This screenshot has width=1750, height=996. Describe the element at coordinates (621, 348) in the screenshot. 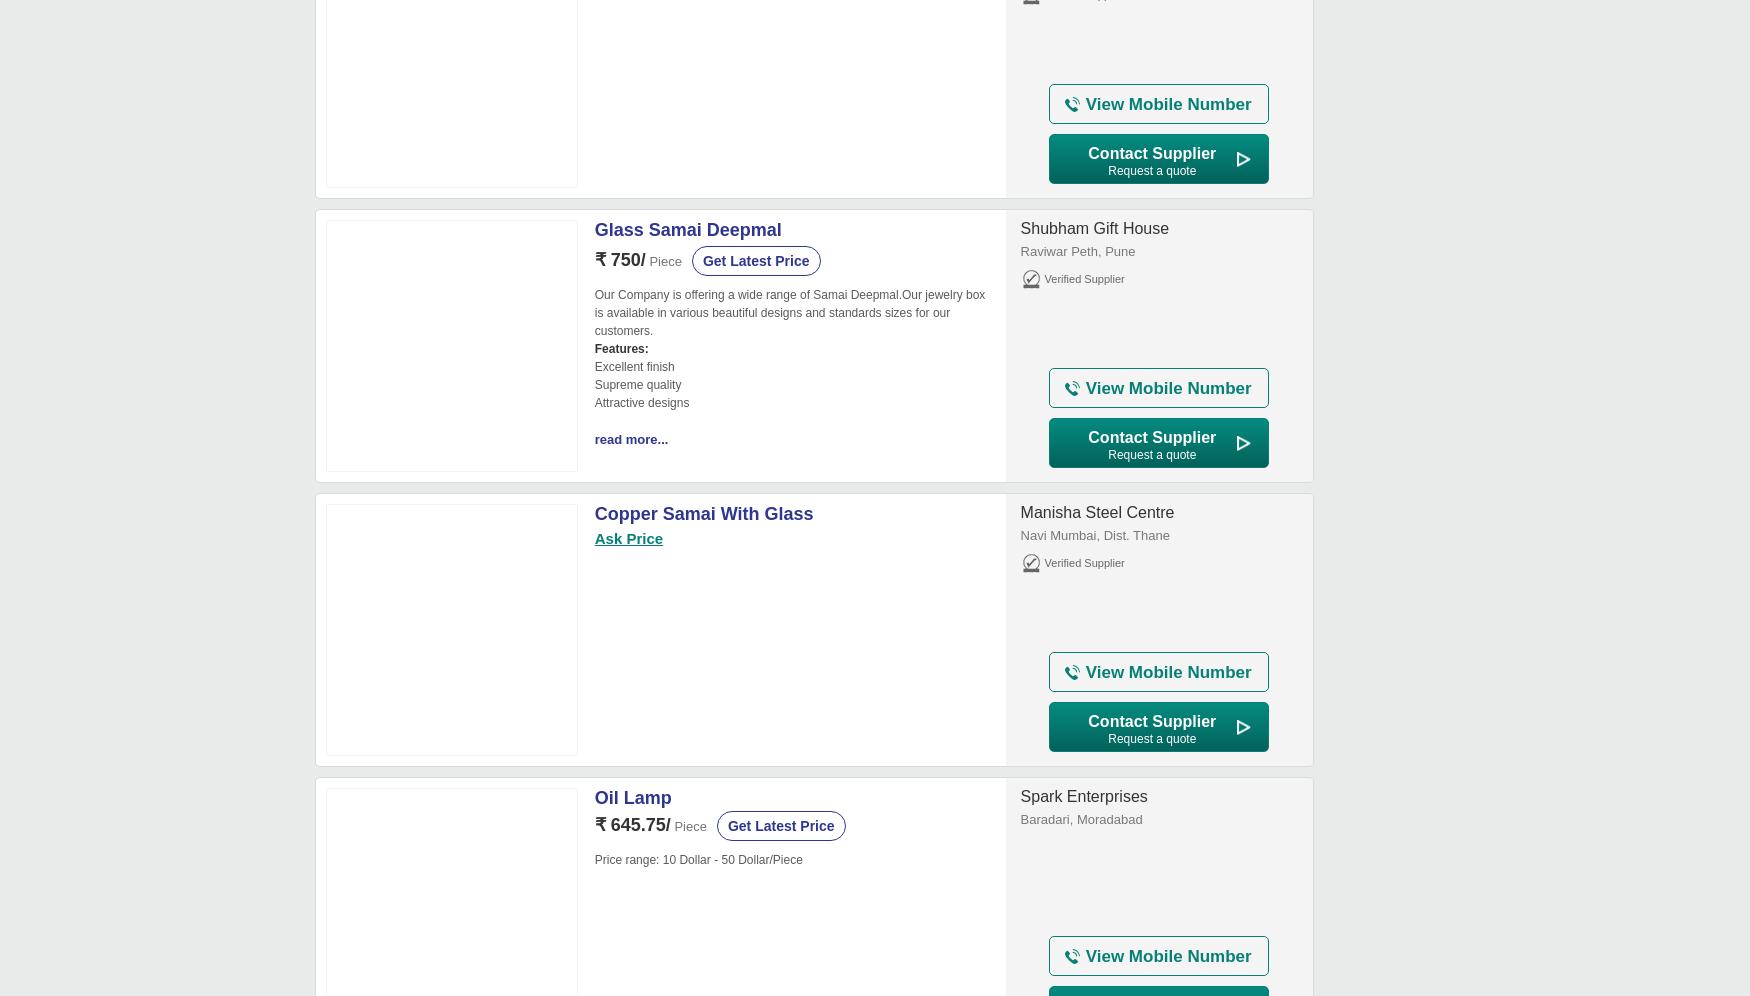

I see `'Features:'` at that location.